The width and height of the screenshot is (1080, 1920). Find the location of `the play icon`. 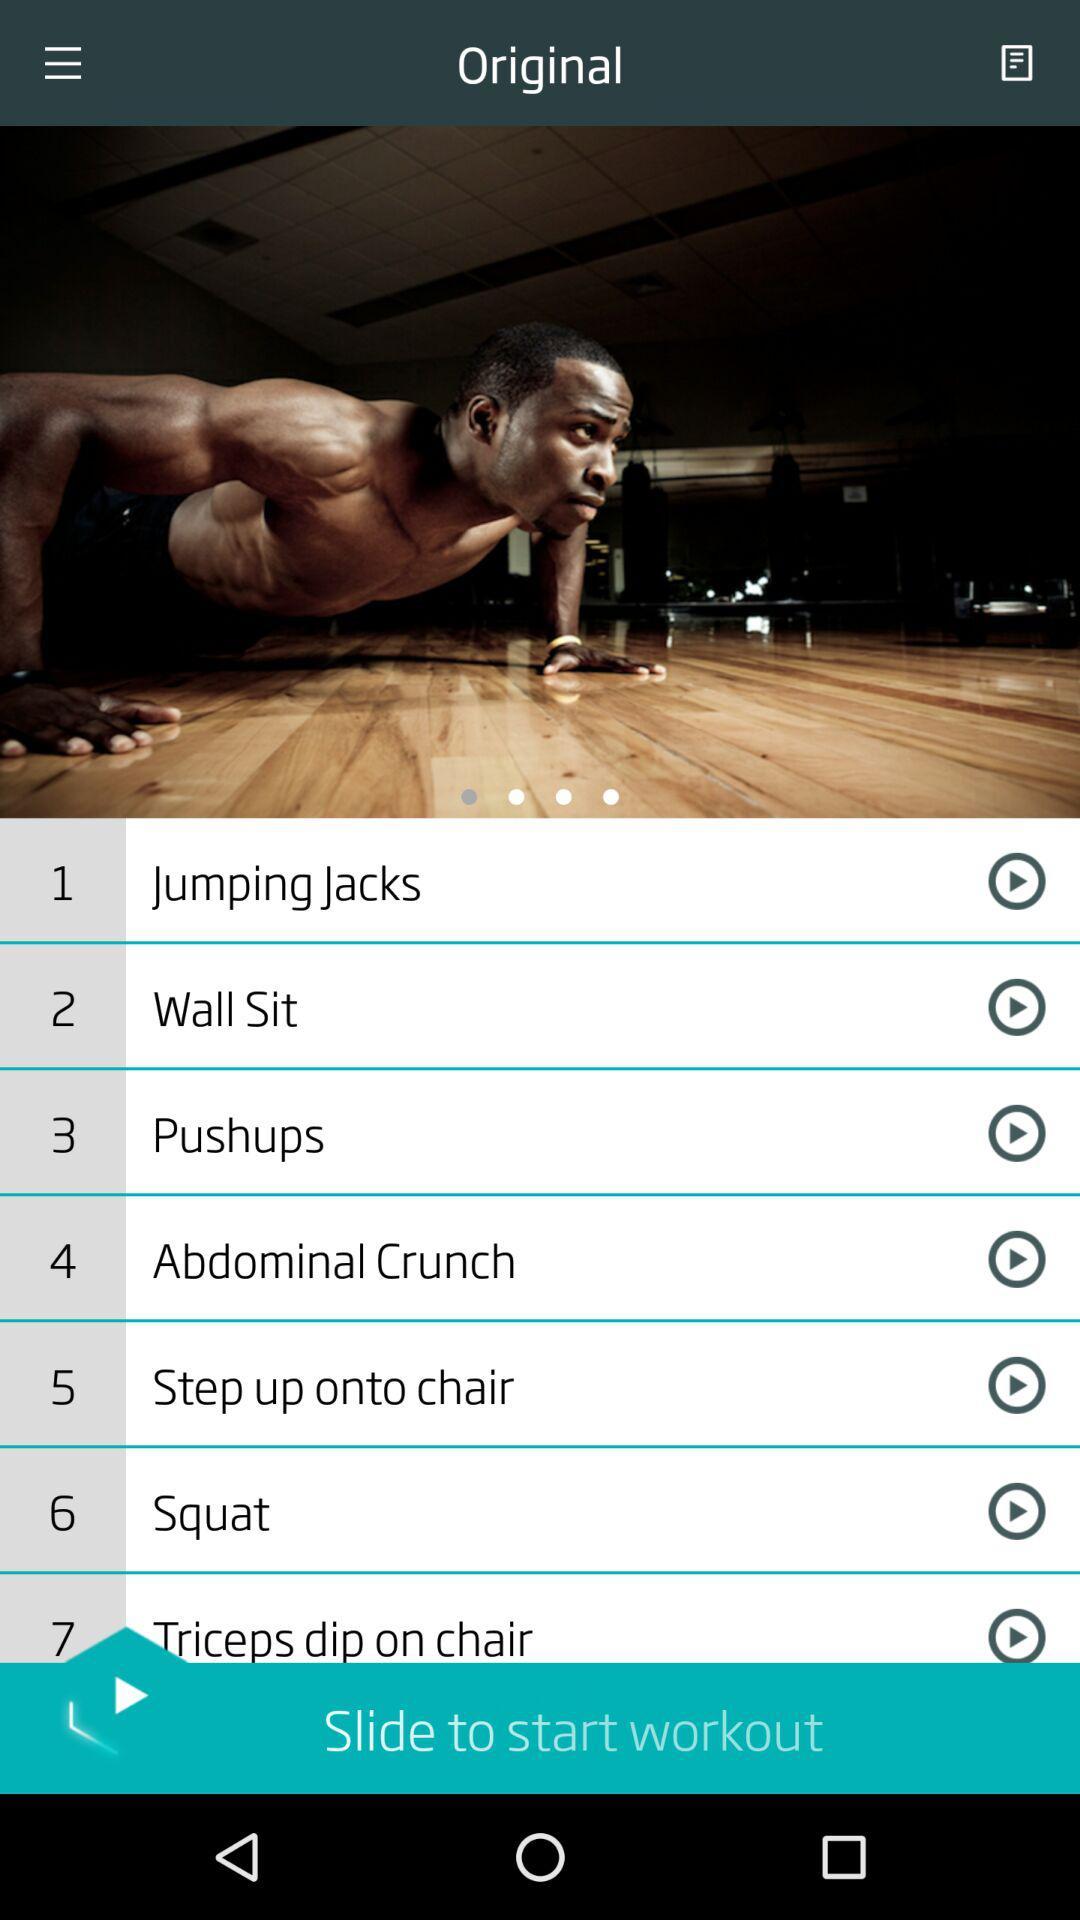

the play icon is located at coordinates (1017, 1384).